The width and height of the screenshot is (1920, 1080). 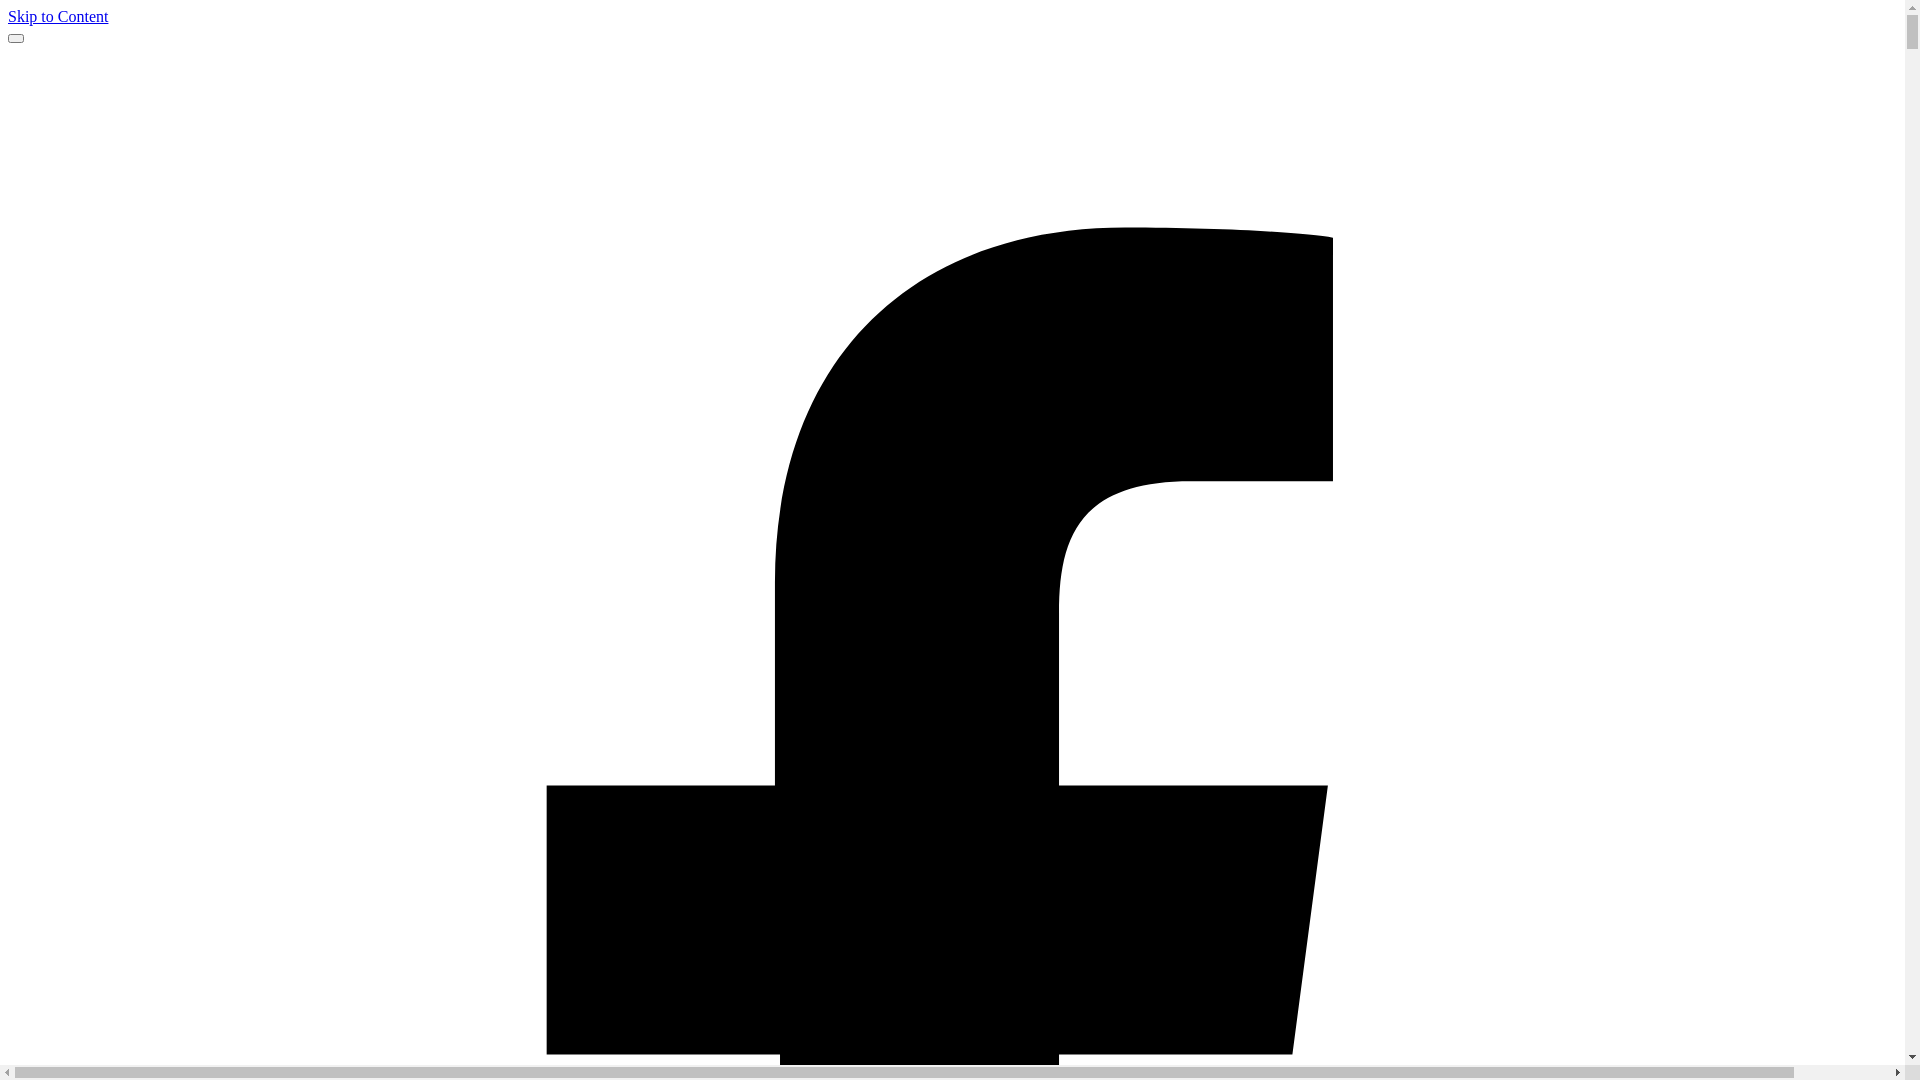 What do you see at coordinates (57, 16) in the screenshot?
I see `'Skip to Content'` at bounding box center [57, 16].